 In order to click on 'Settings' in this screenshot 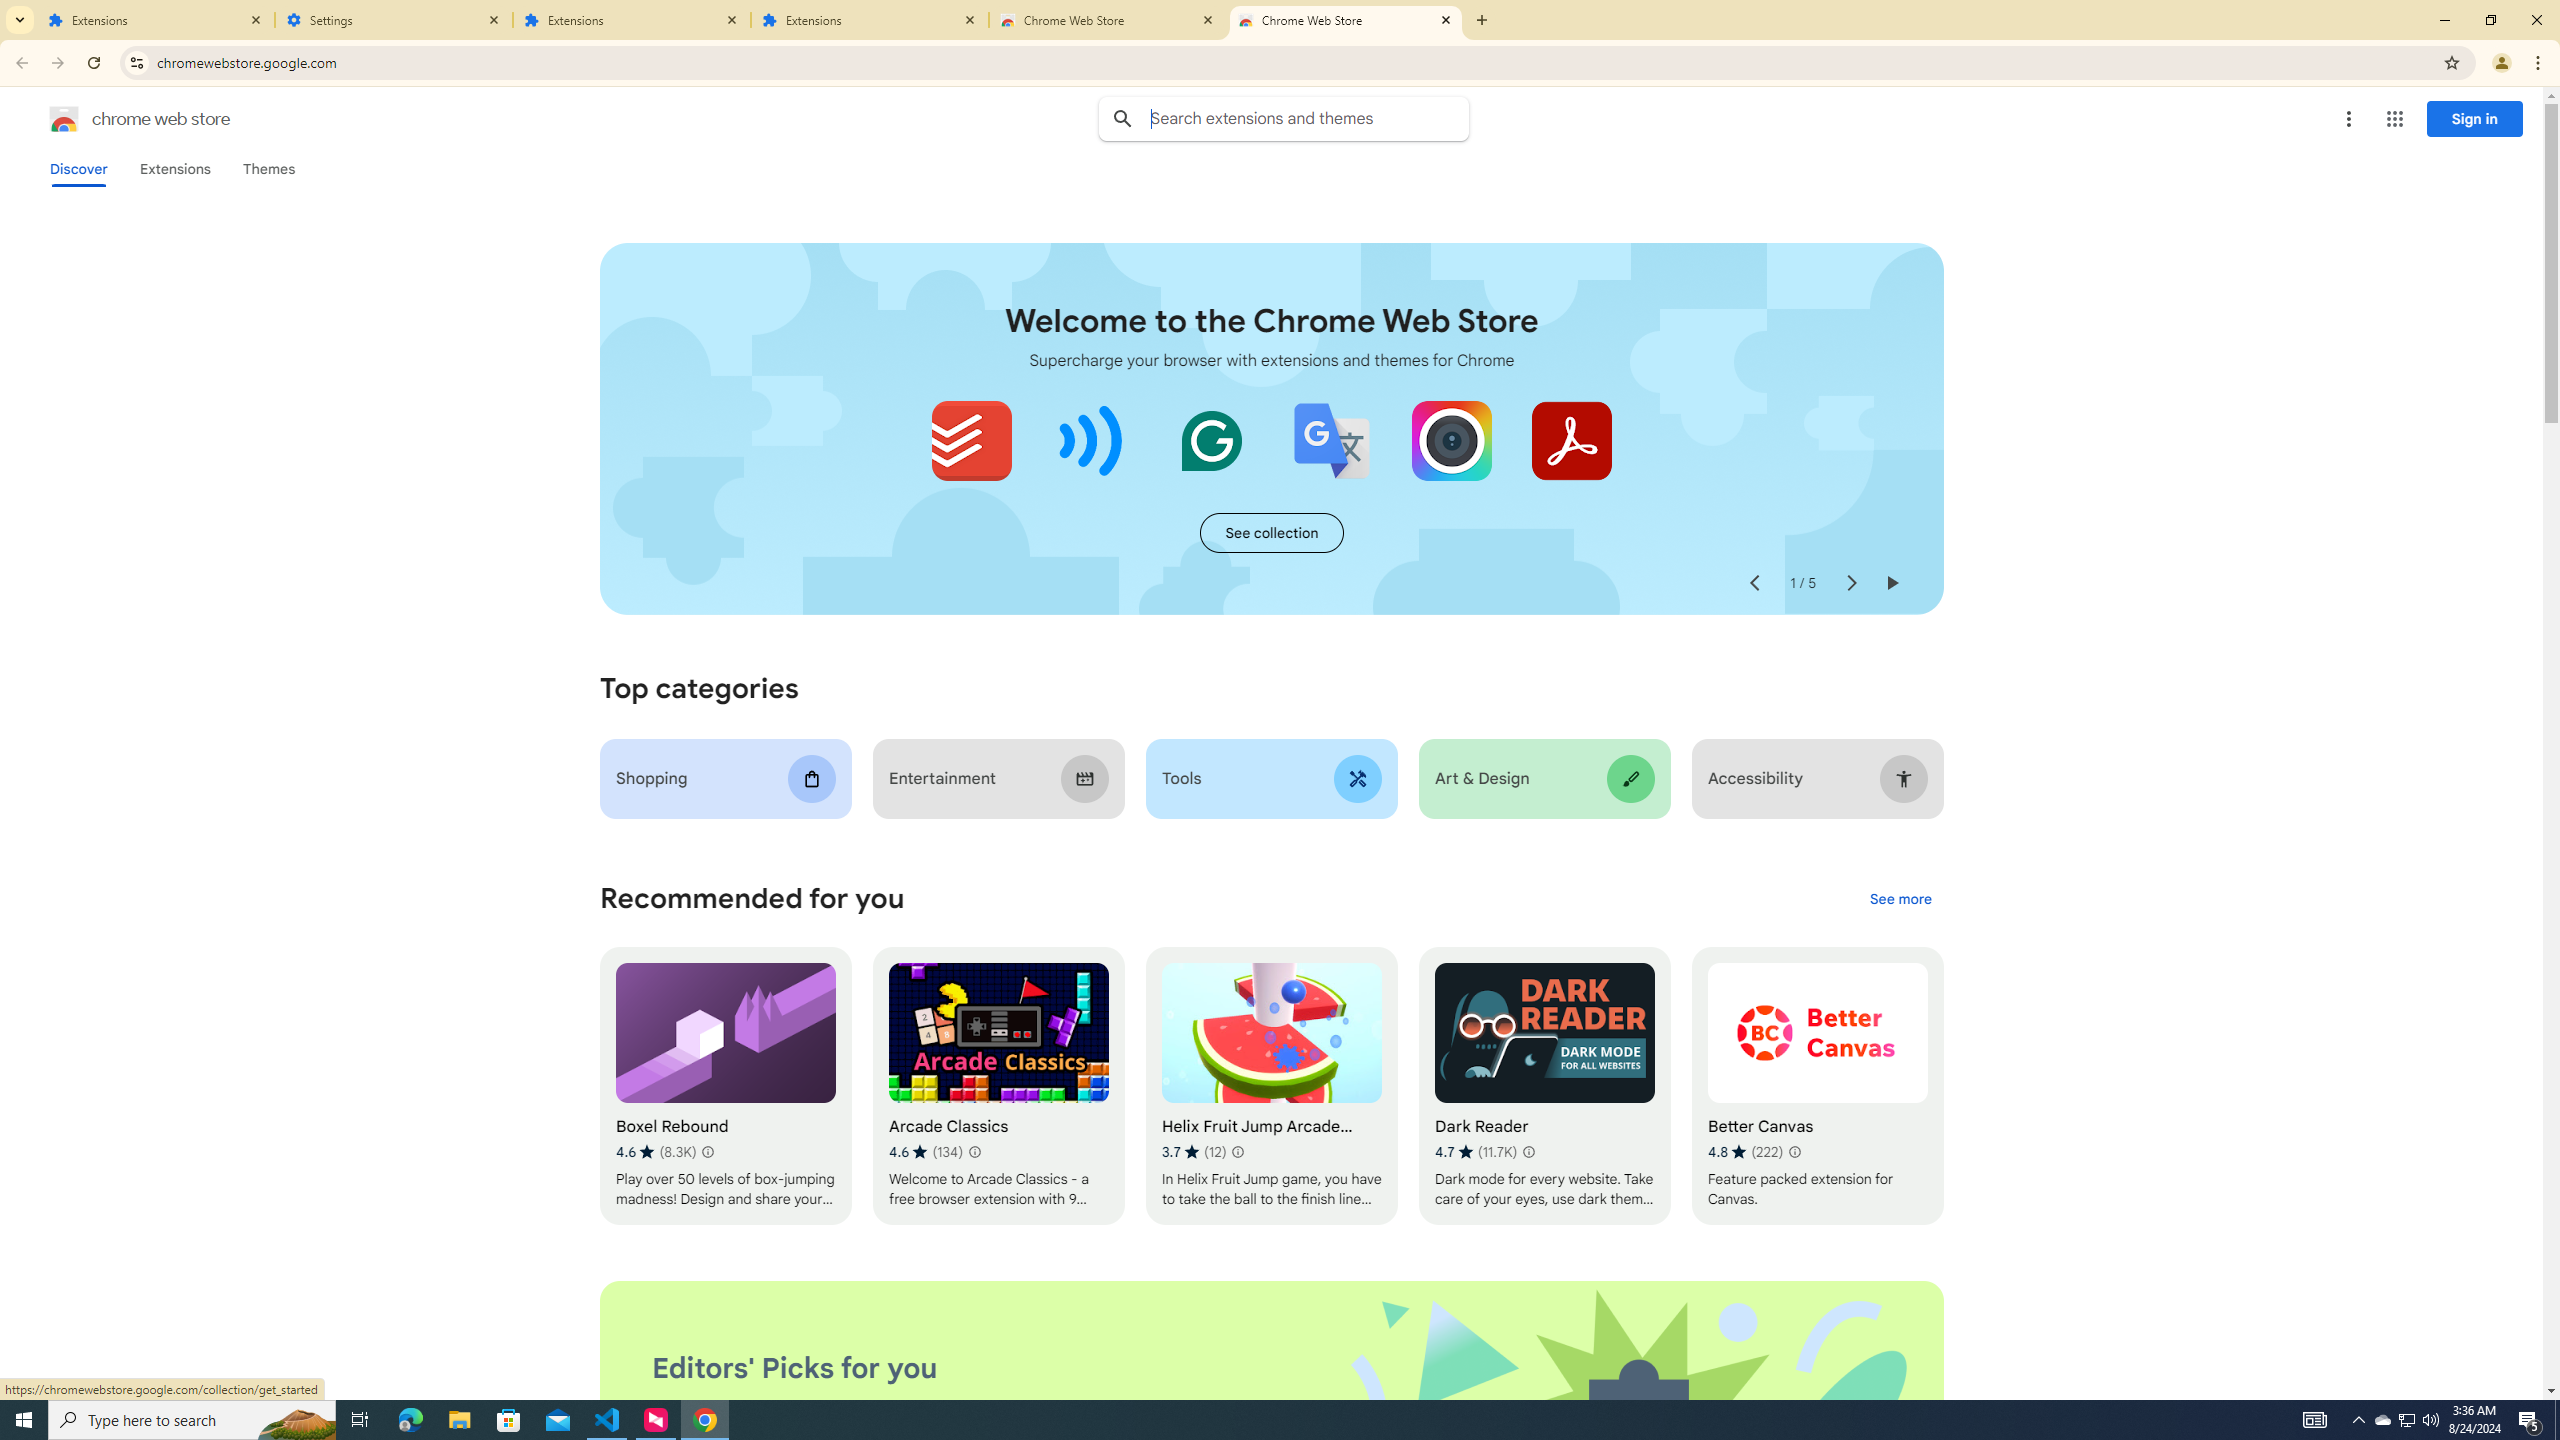, I will do `click(394, 19)`.